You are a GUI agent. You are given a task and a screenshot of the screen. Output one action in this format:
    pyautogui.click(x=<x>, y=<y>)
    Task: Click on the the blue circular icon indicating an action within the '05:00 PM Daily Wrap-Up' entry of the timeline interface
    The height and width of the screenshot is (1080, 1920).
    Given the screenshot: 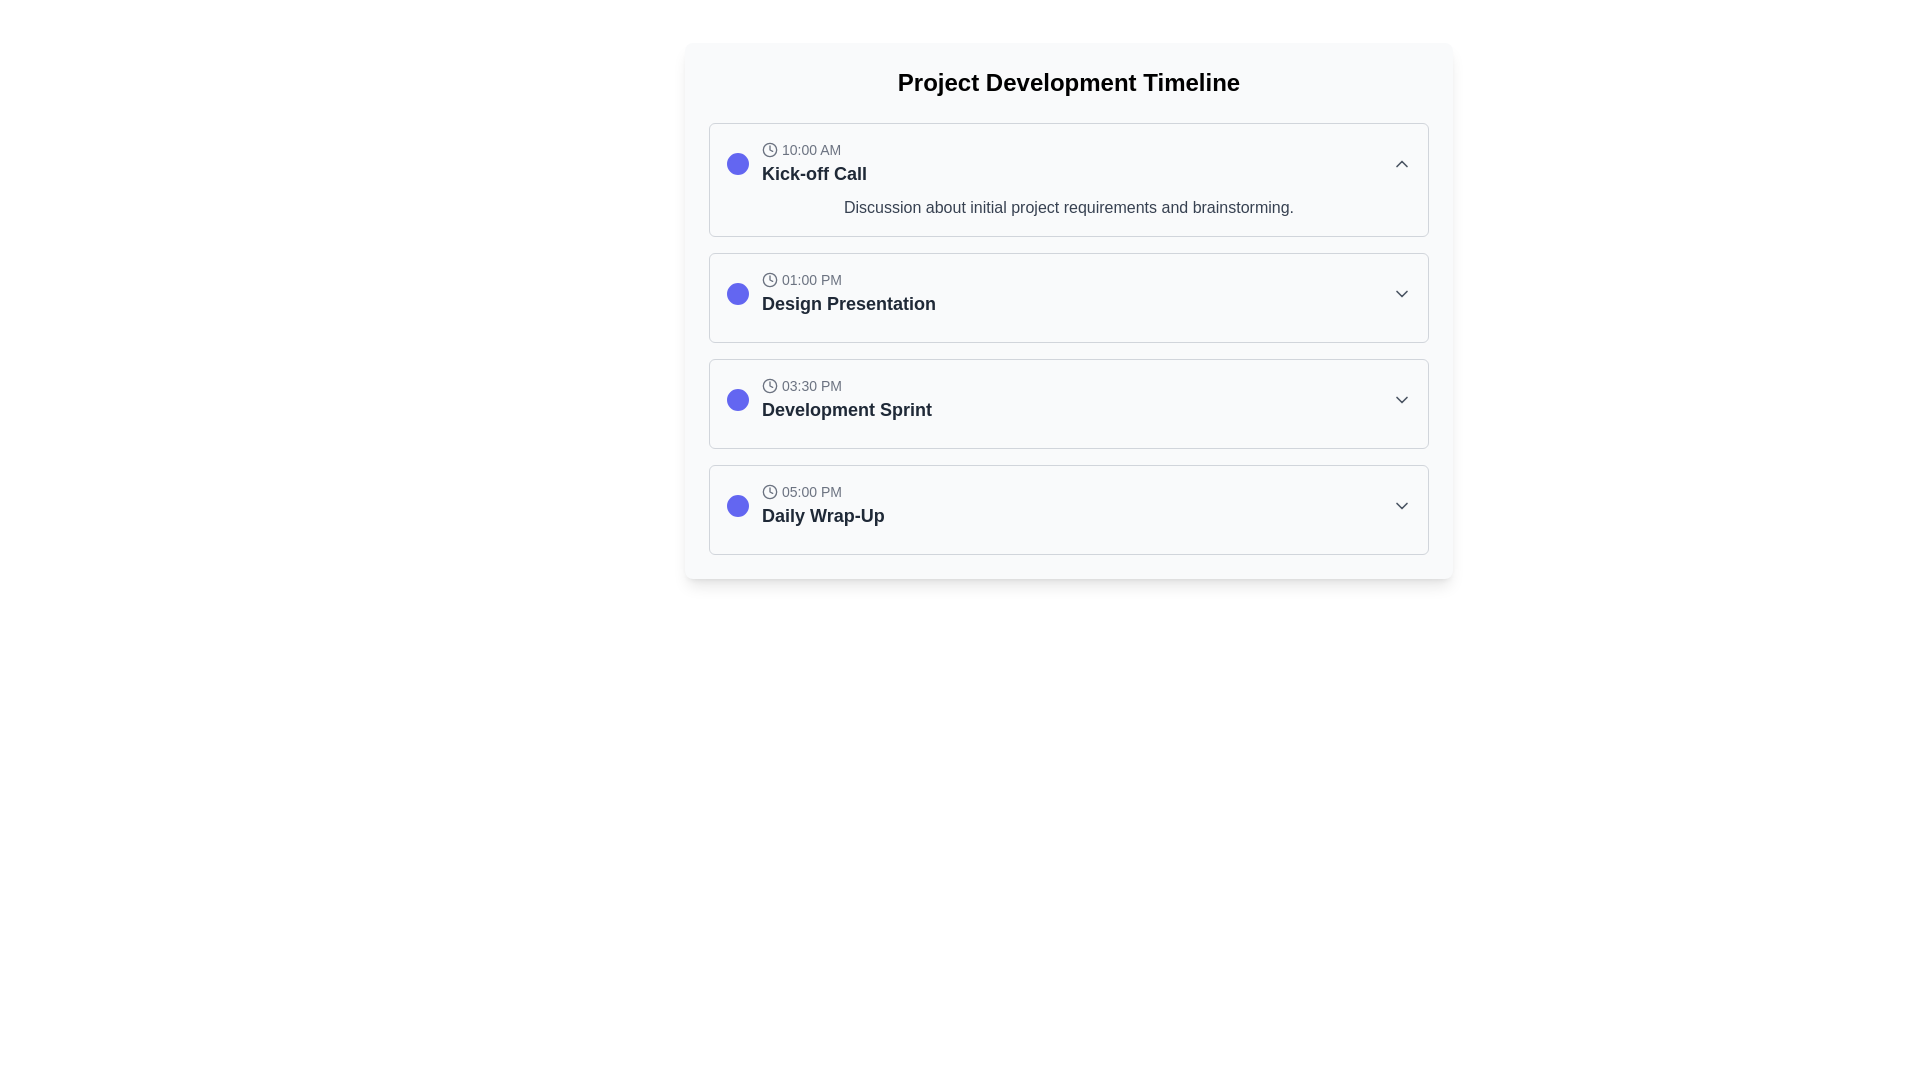 What is the action you would take?
    pyautogui.click(x=737, y=504)
    